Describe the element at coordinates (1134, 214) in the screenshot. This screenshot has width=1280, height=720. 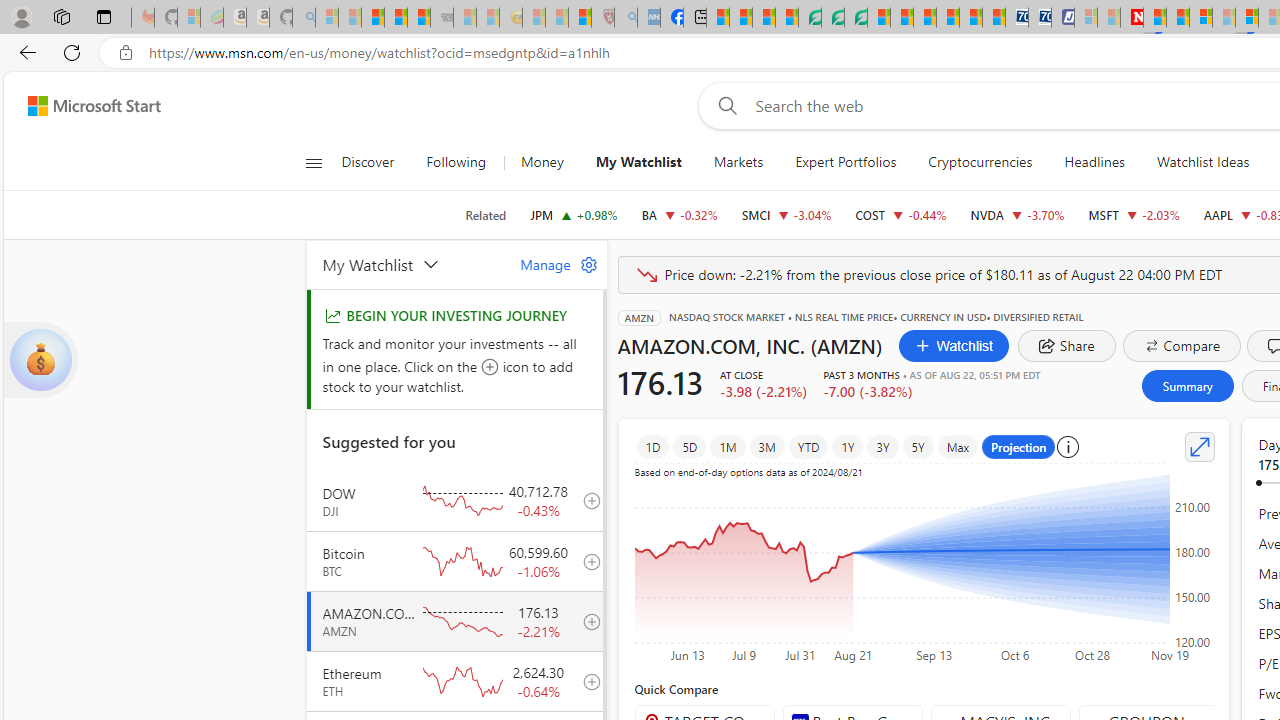
I see `'MSFT MICROSOFT CORPORATION decrease 415.55 -8.59 -2.03%'` at that location.